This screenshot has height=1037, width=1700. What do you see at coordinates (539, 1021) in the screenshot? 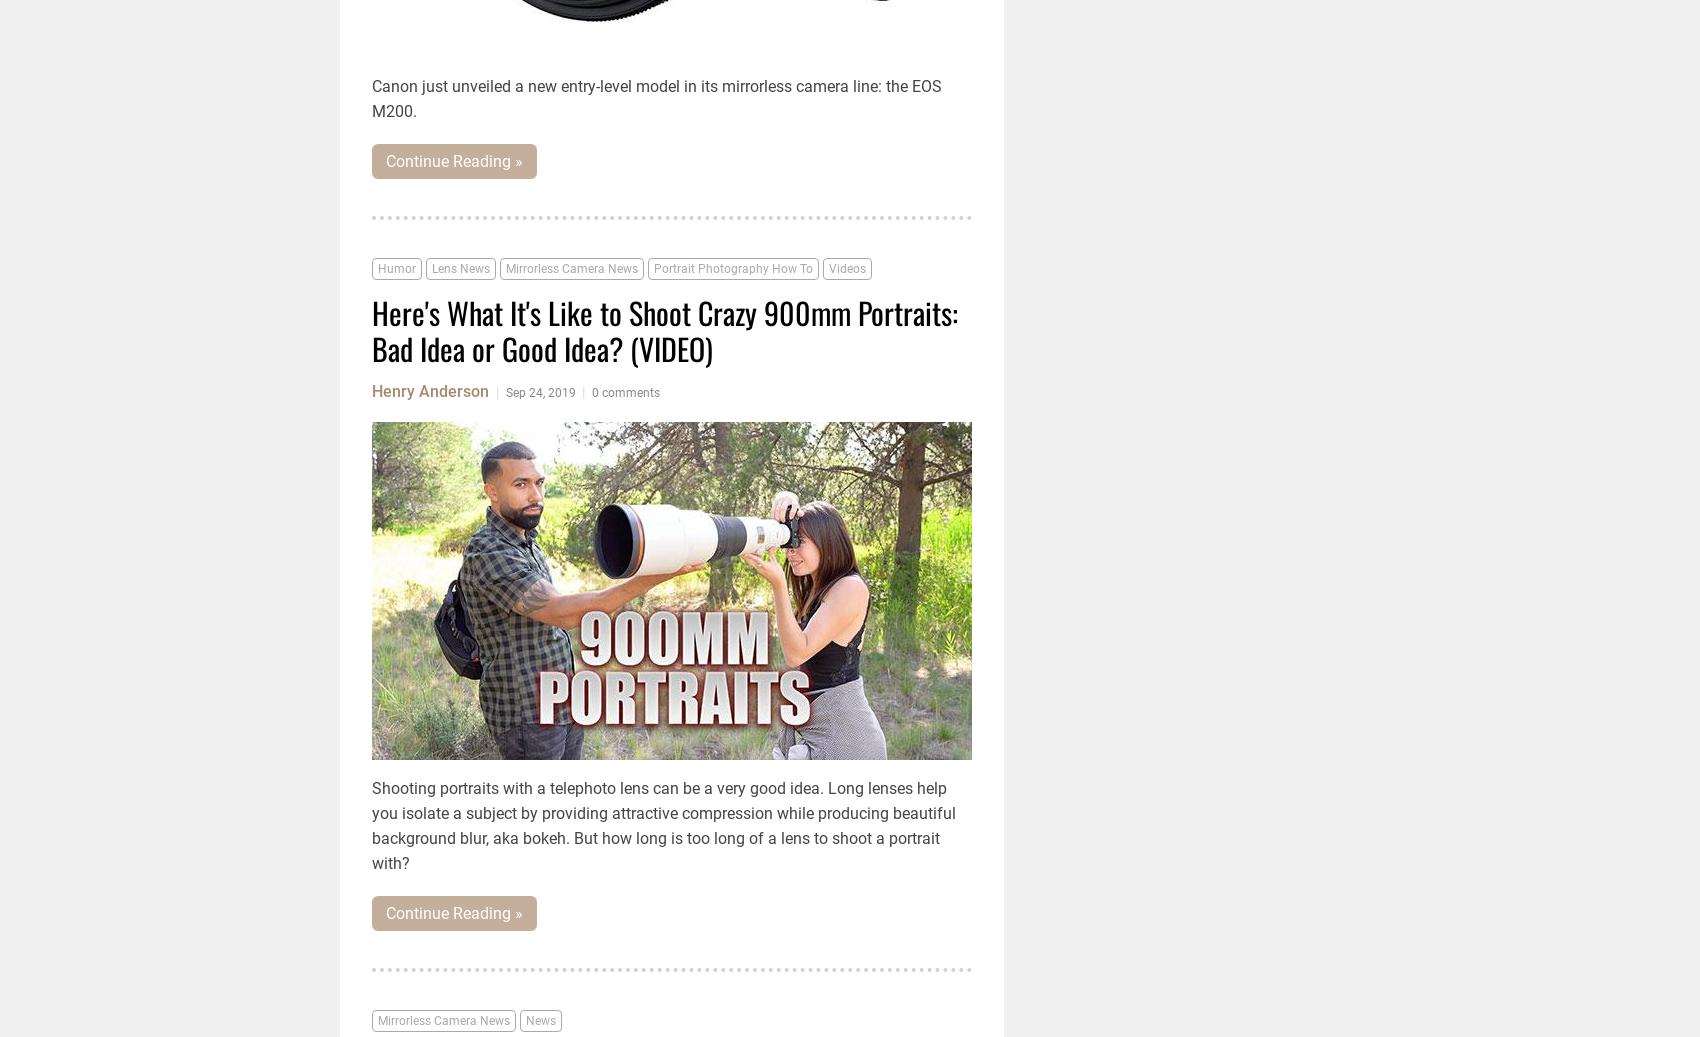
I see `'News'` at bounding box center [539, 1021].